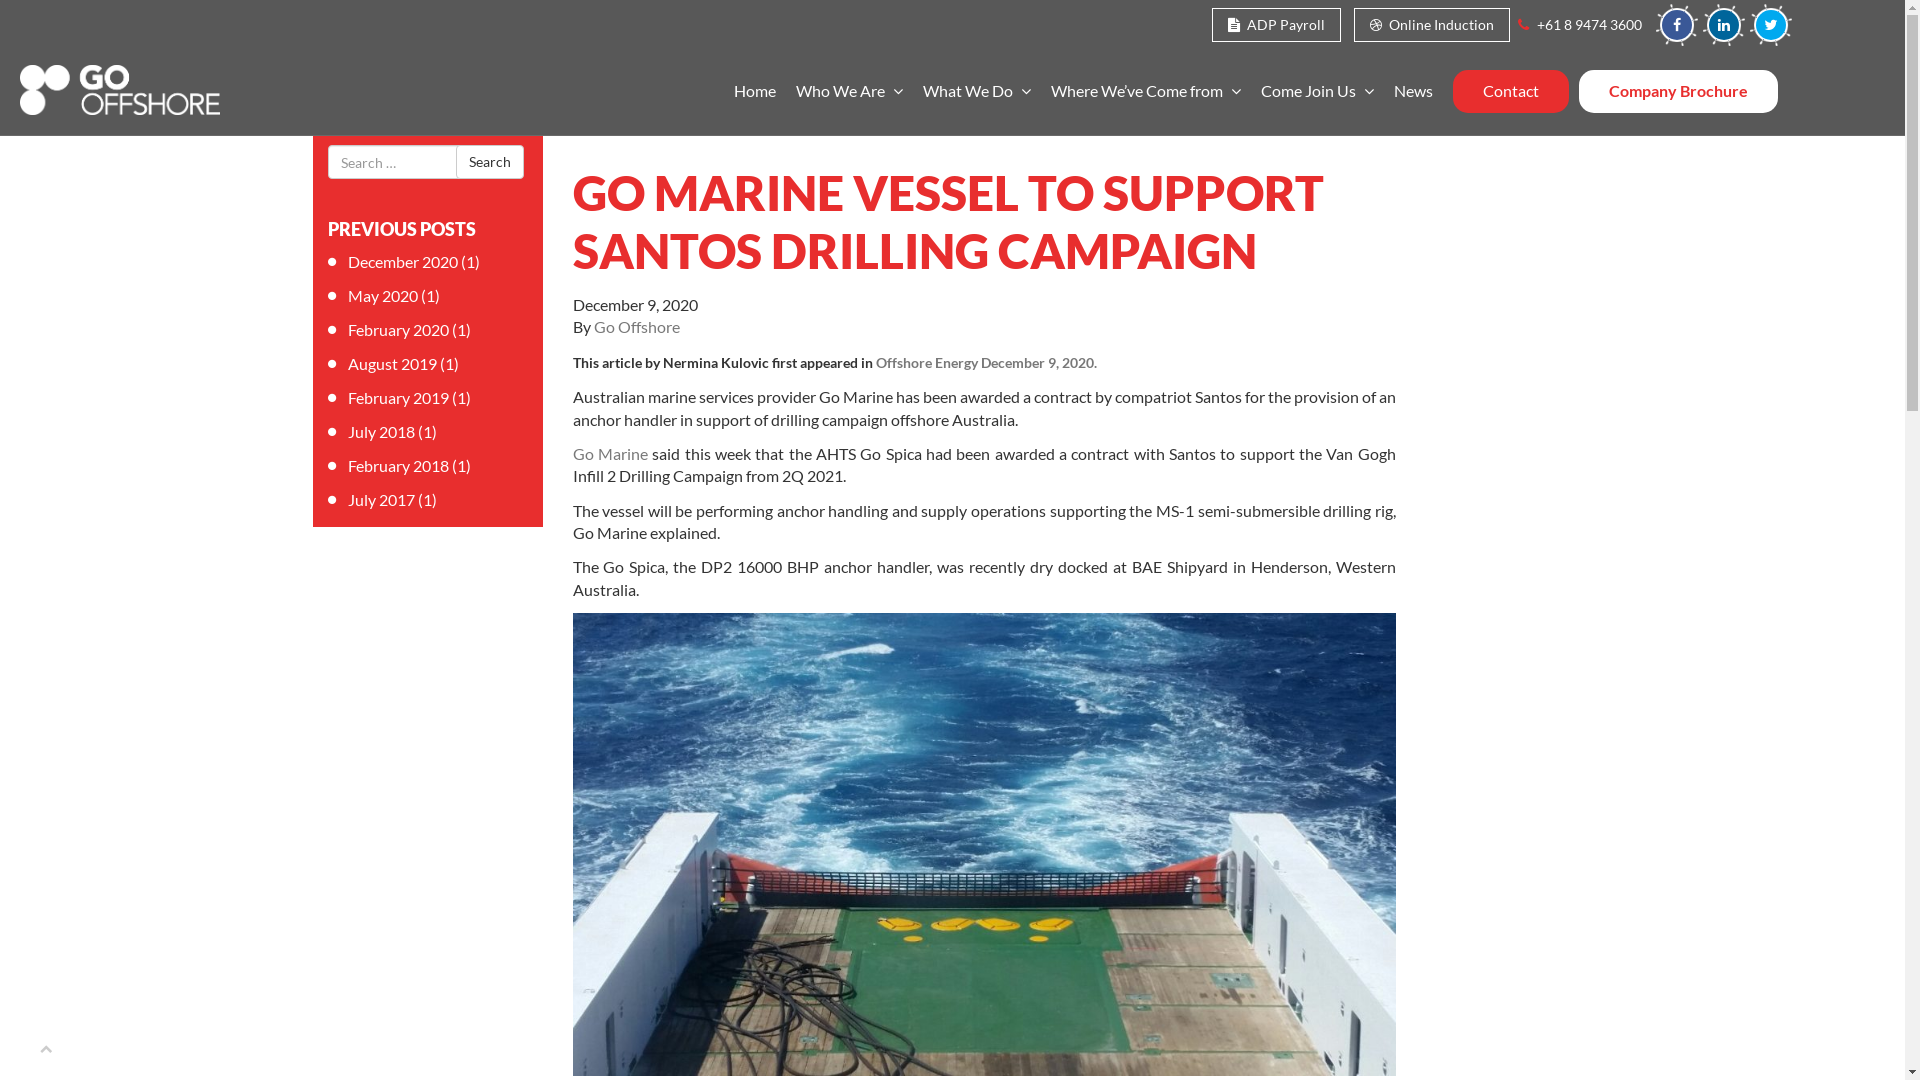  I want to click on 'February 2020', so click(398, 328).